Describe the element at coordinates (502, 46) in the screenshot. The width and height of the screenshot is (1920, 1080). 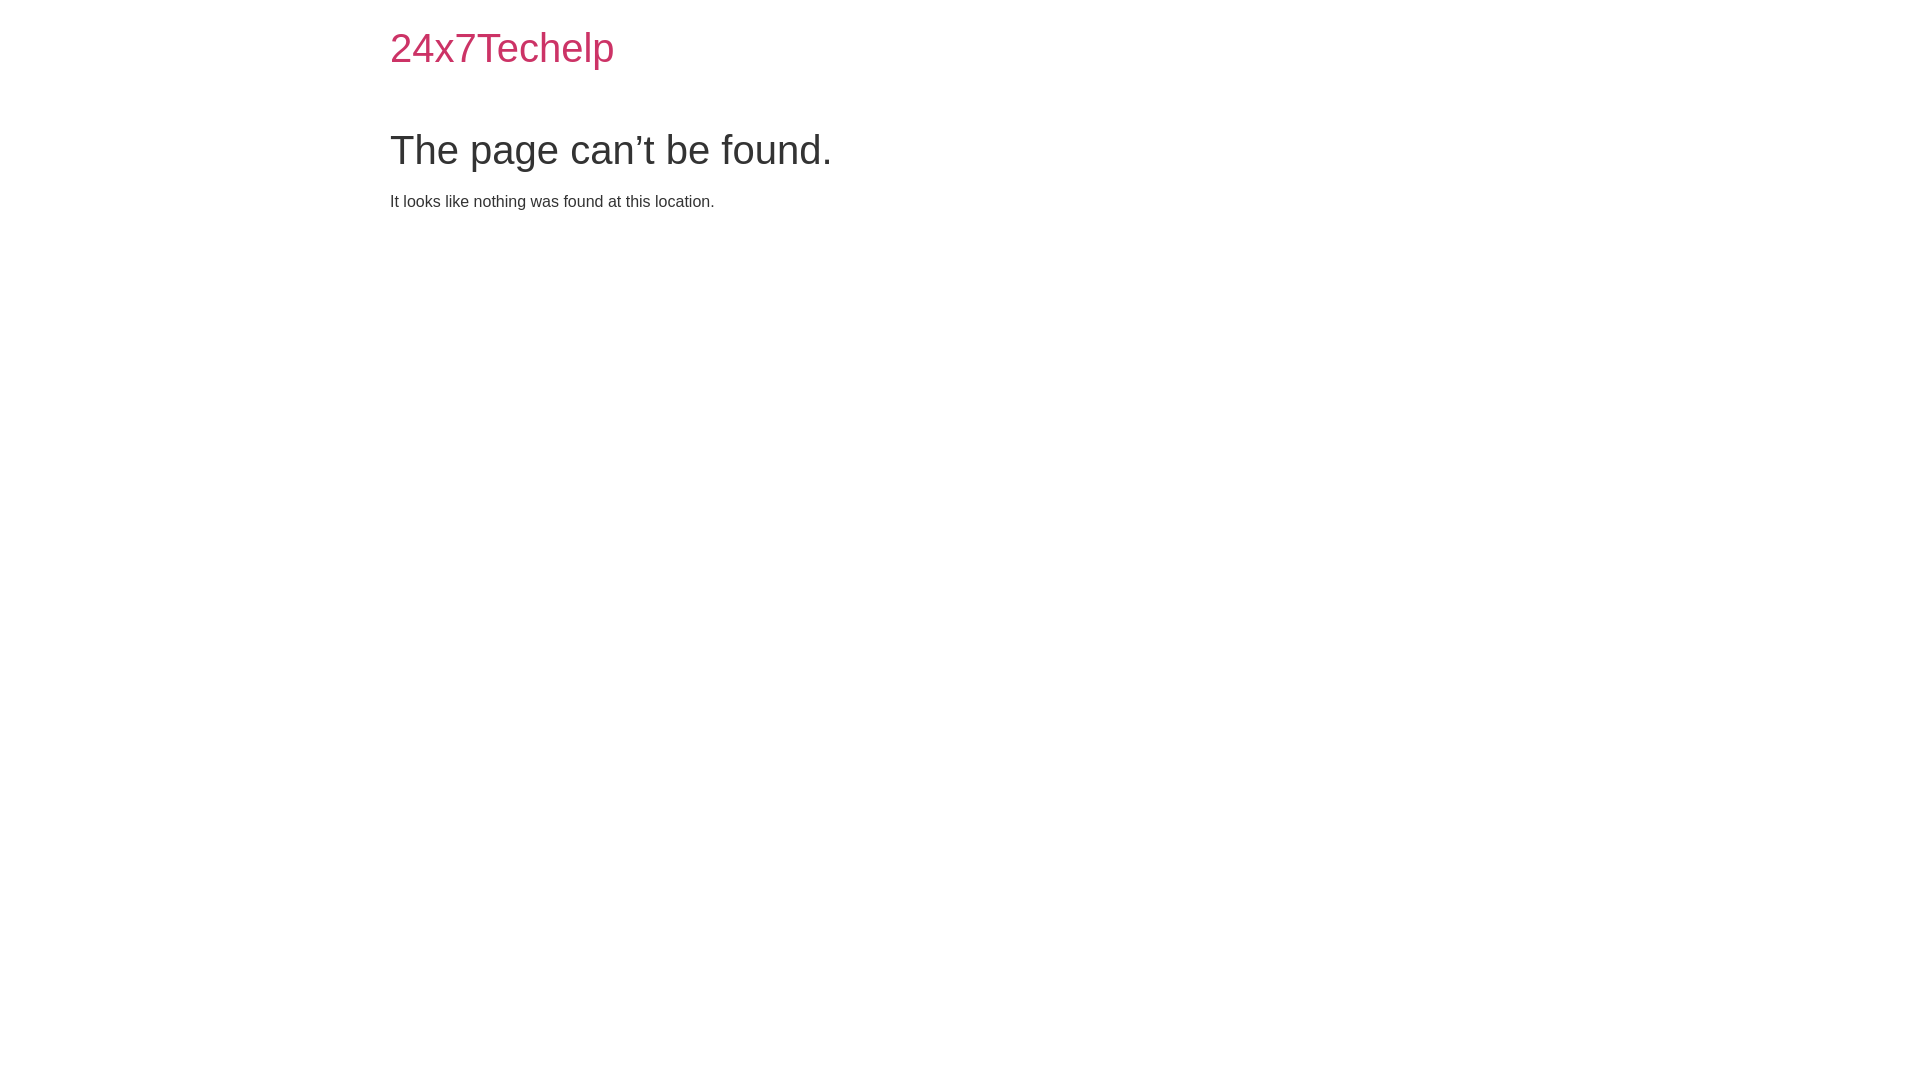
I see `'24x7Techelp'` at that location.